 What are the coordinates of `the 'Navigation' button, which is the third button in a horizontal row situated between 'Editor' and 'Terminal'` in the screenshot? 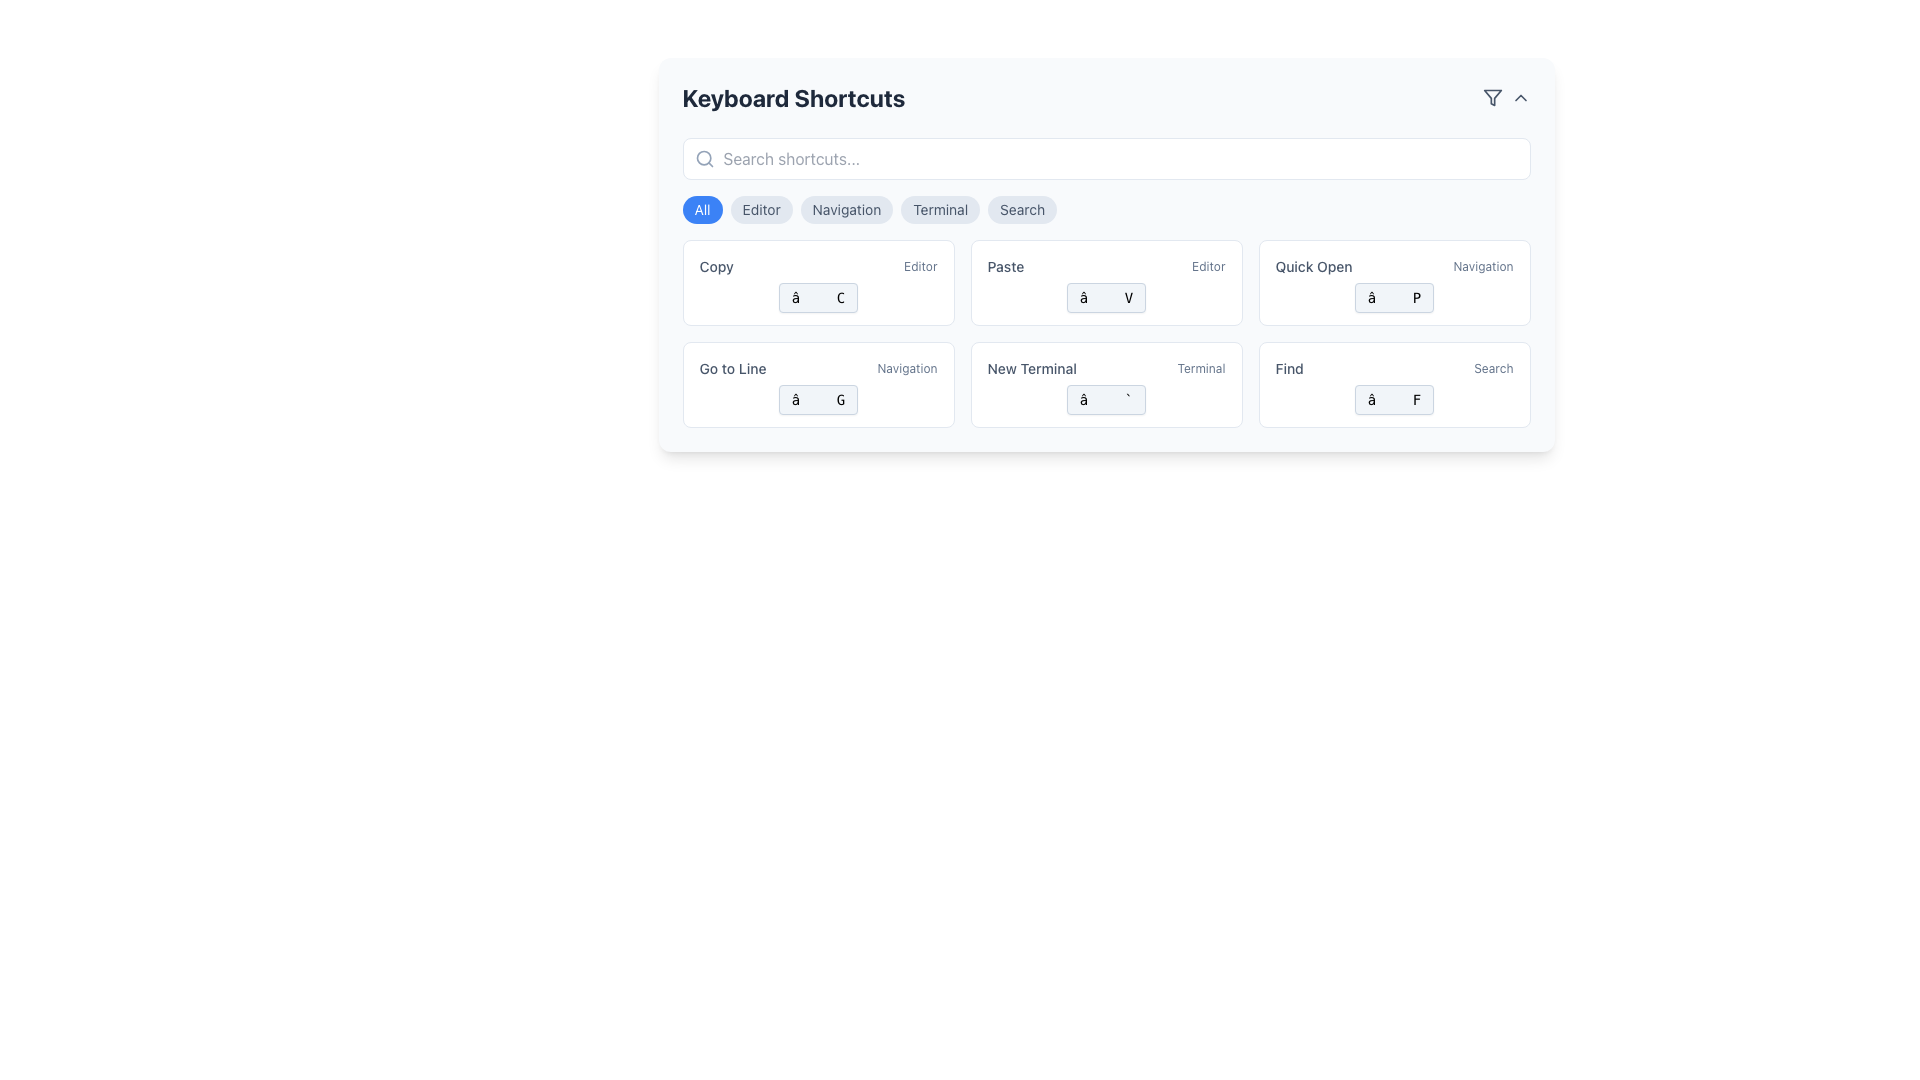 It's located at (846, 209).